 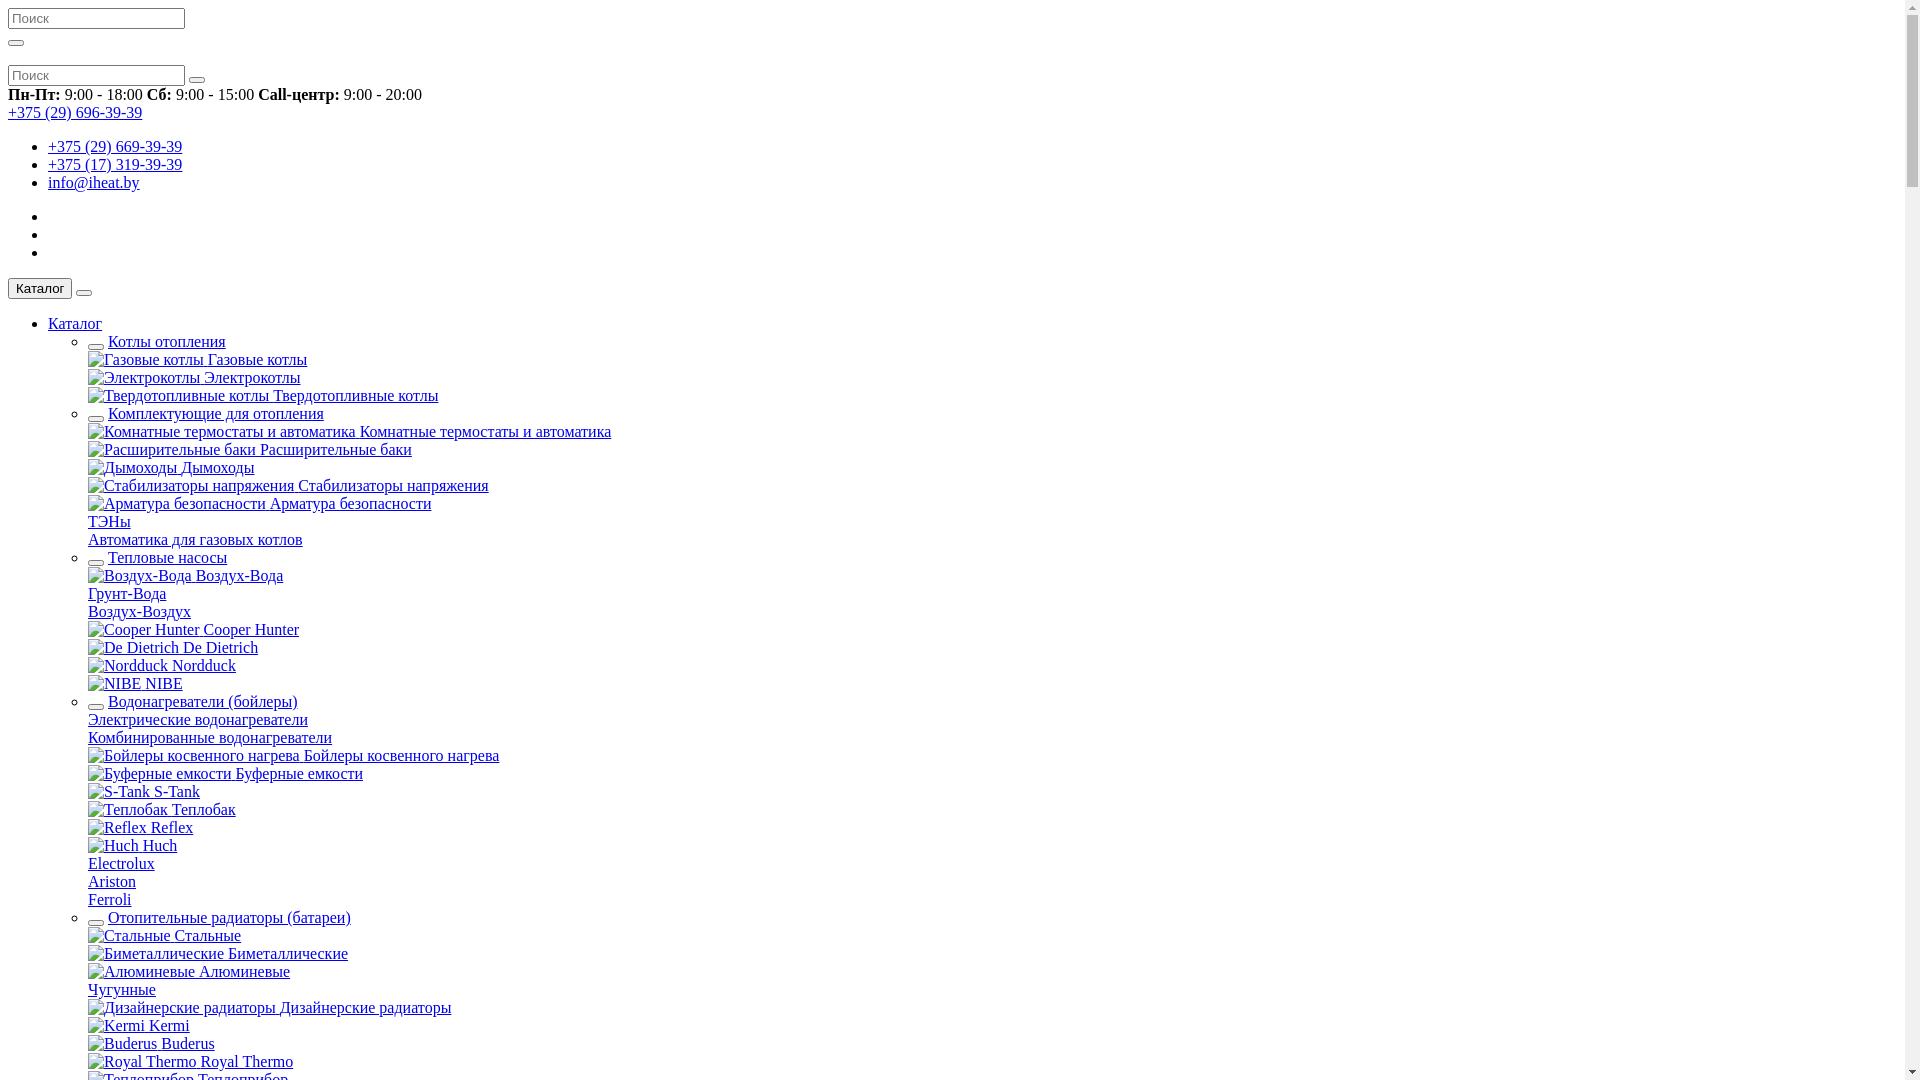 What do you see at coordinates (86, 880) in the screenshot?
I see `'Ariston'` at bounding box center [86, 880].